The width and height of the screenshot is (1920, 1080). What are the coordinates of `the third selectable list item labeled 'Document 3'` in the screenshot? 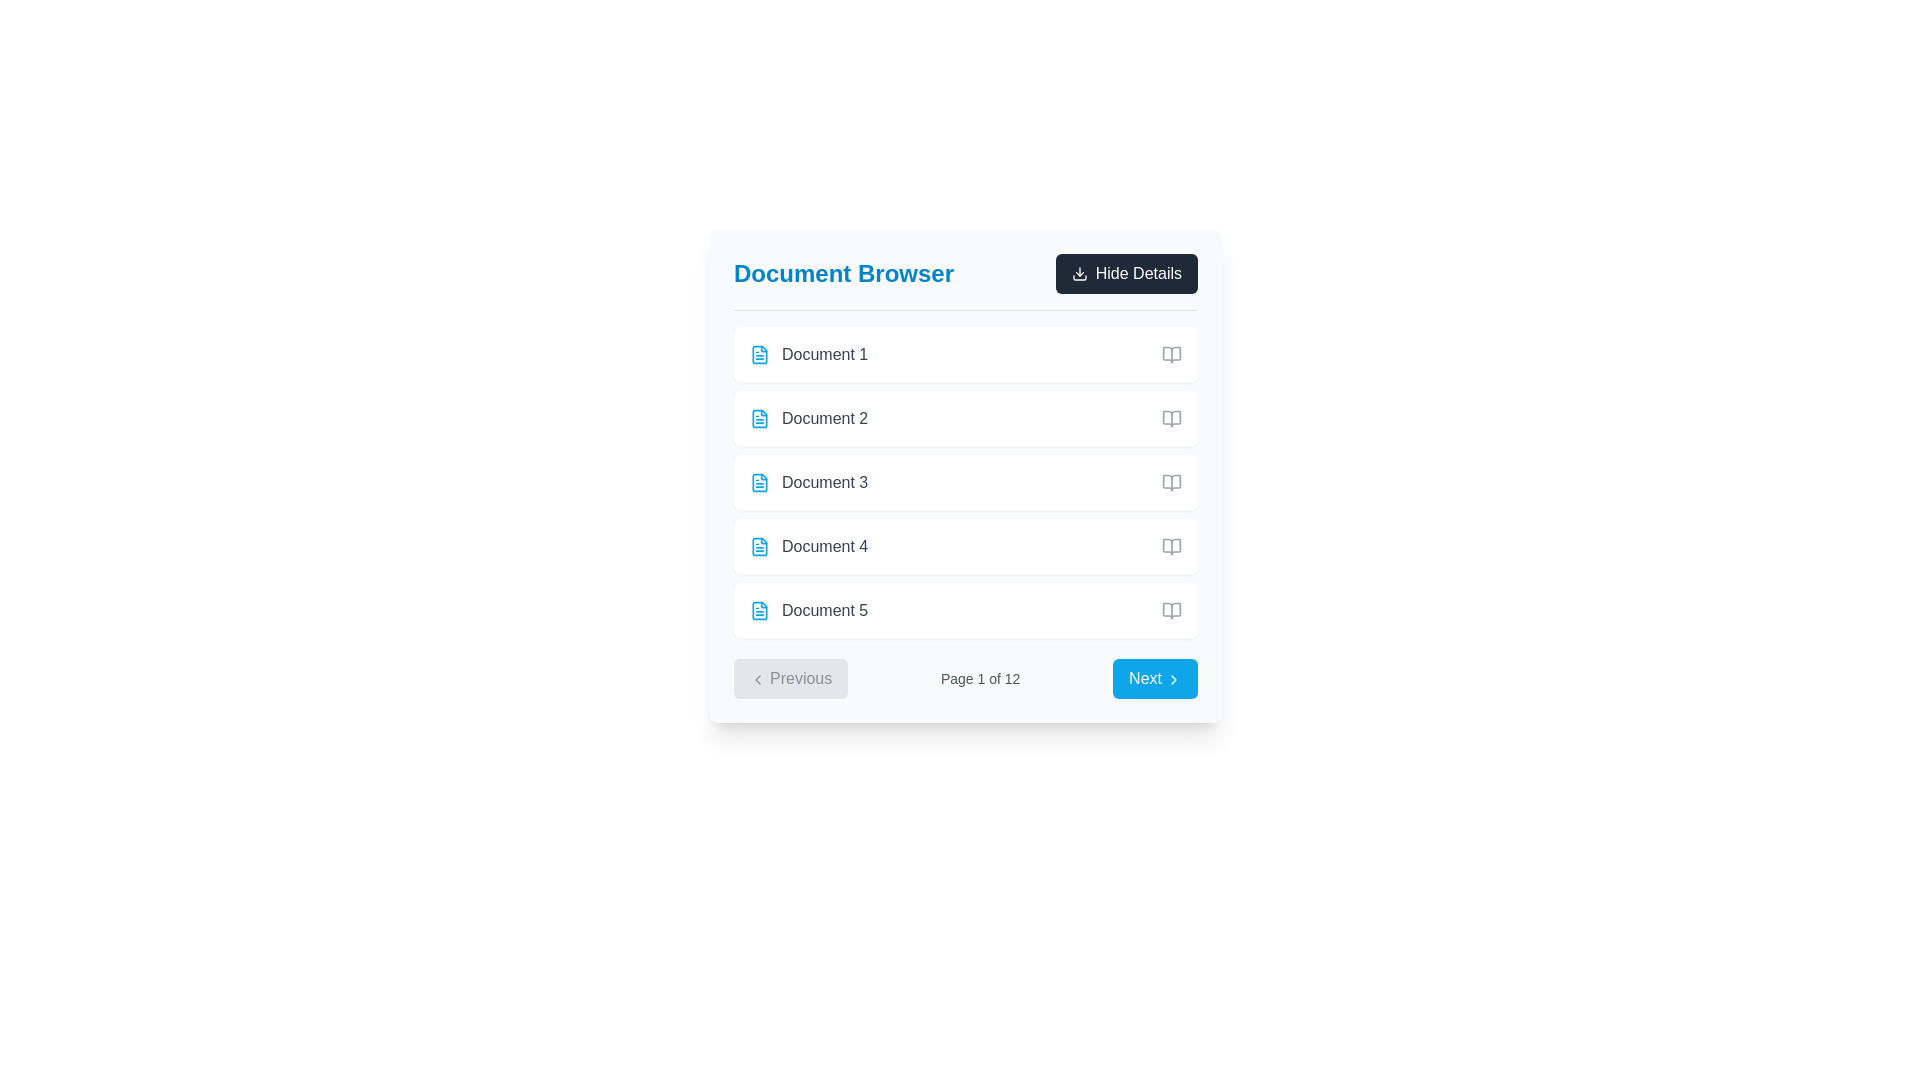 It's located at (965, 482).